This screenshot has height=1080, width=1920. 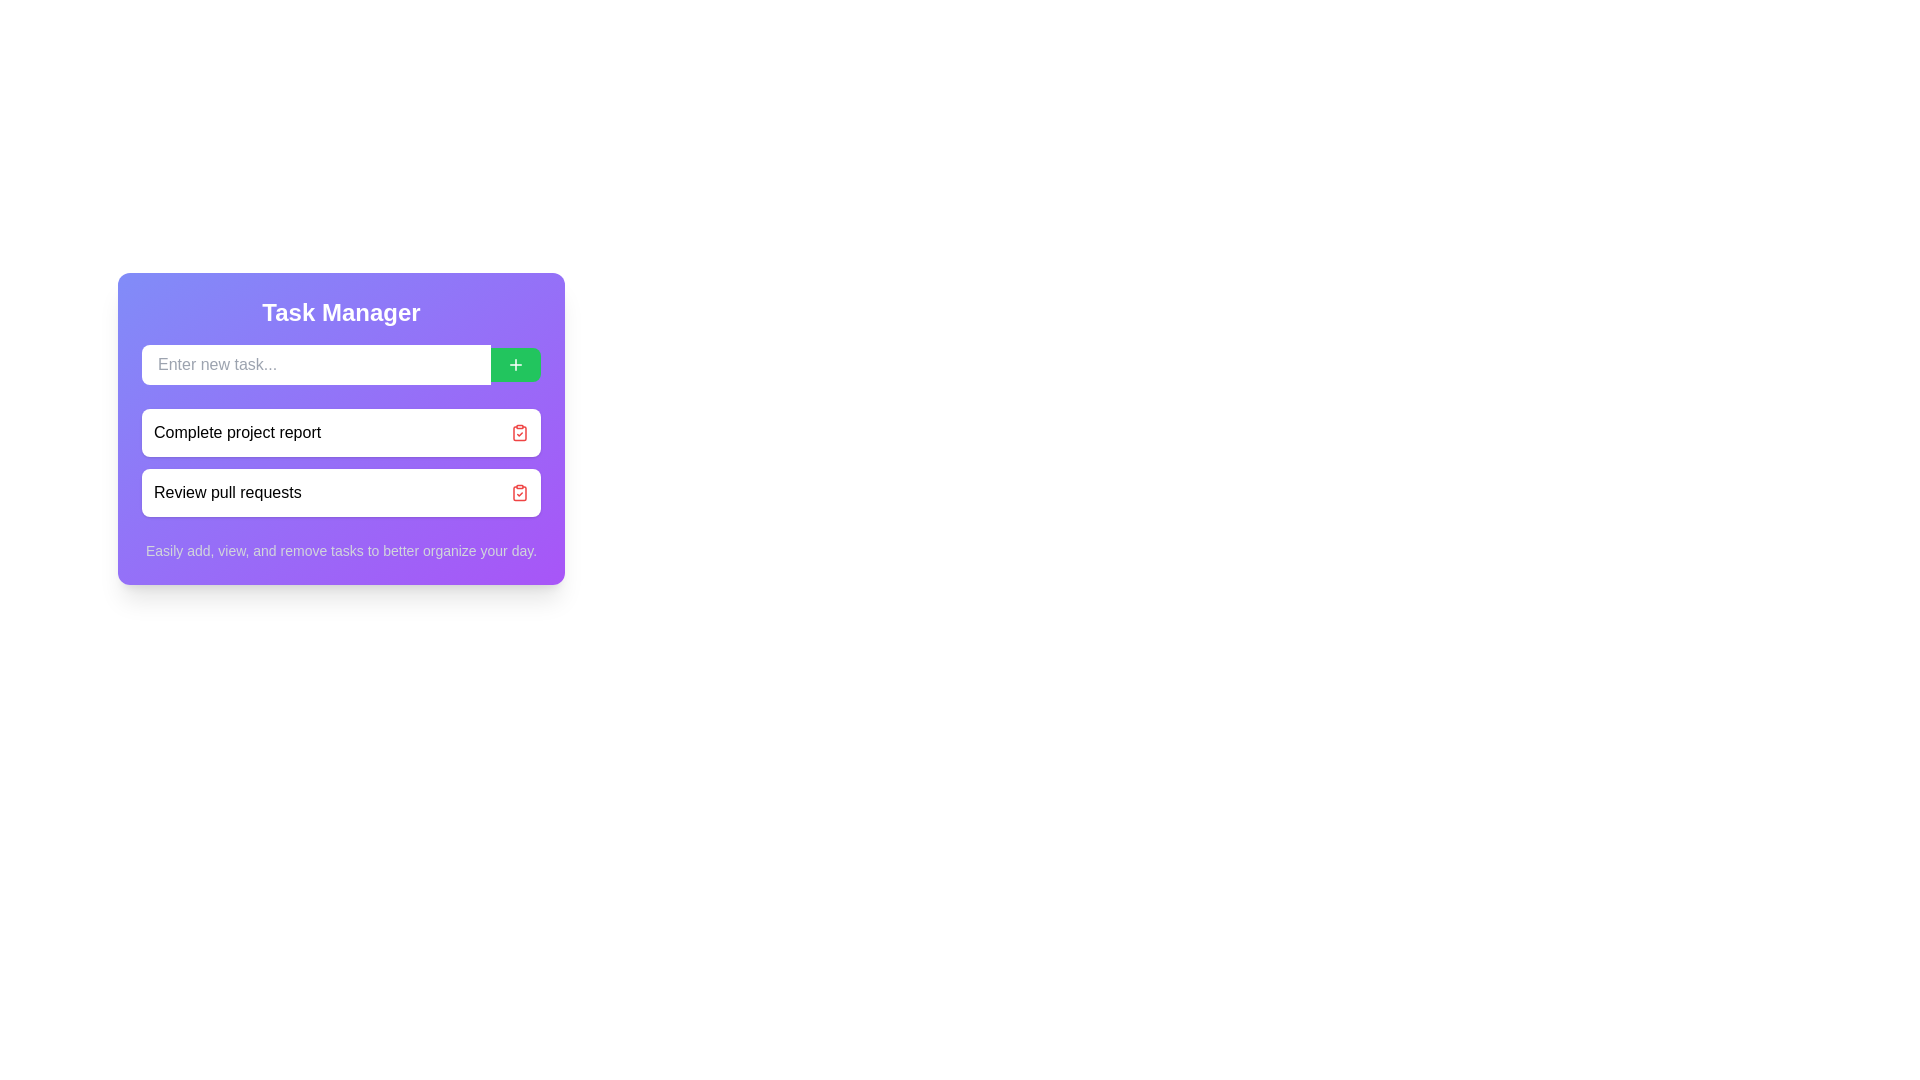 I want to click on to select the Task title label that displays 'Review pull requests', which is positioned centrally within a slightly-rounded rectangle with a white background, so click(x=227, y=493).